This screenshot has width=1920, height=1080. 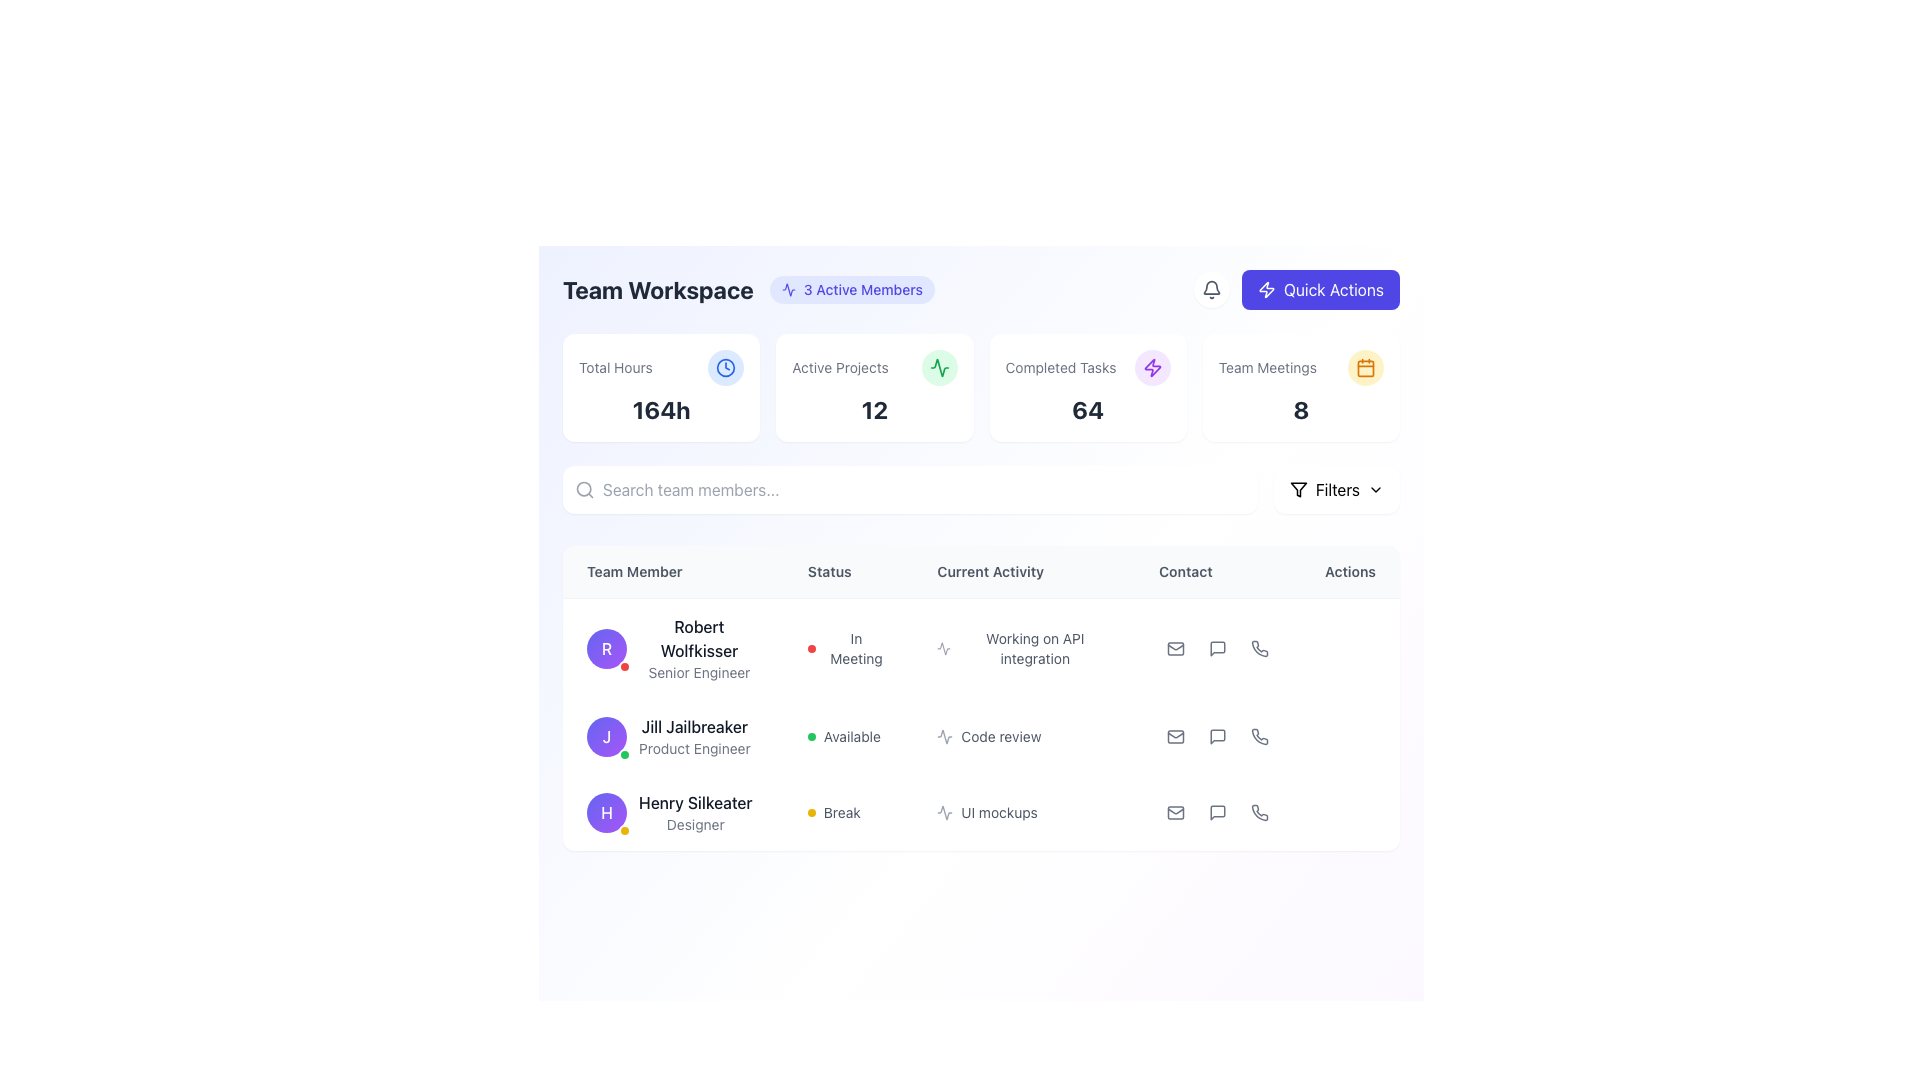 What do you see at coordinates (981, 572) in the screenshot?
I see `the Table Header Row which contains labels for the columns such as 'Team Member', 'Status', 'Current Activity', 'Contact', and 'Actions'` at bounding box center [981, 572].